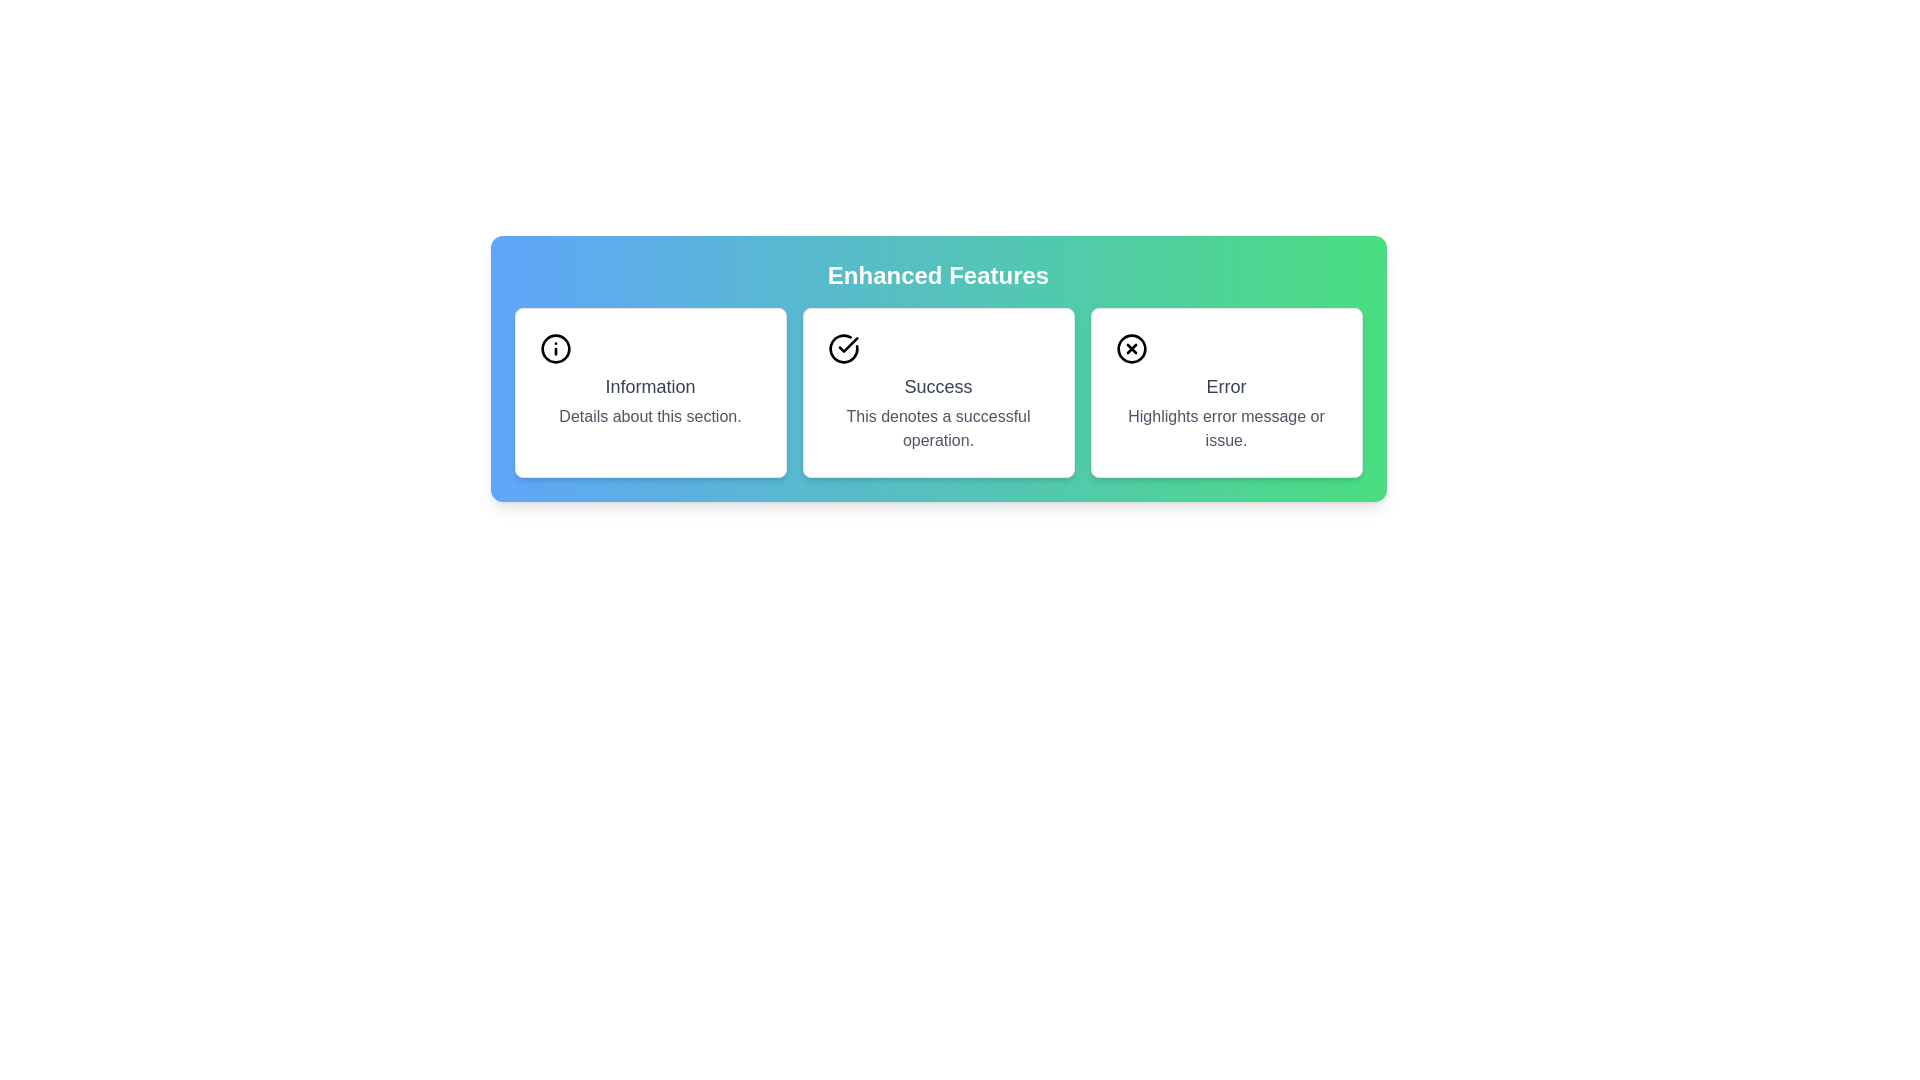 Image resolution: width=1920 pixels, height=1080 pixels. I want to click on the circular icon background with a black border located in the 'Information' section card, which serves as the background for the 'i' icon, so click(555, 347).